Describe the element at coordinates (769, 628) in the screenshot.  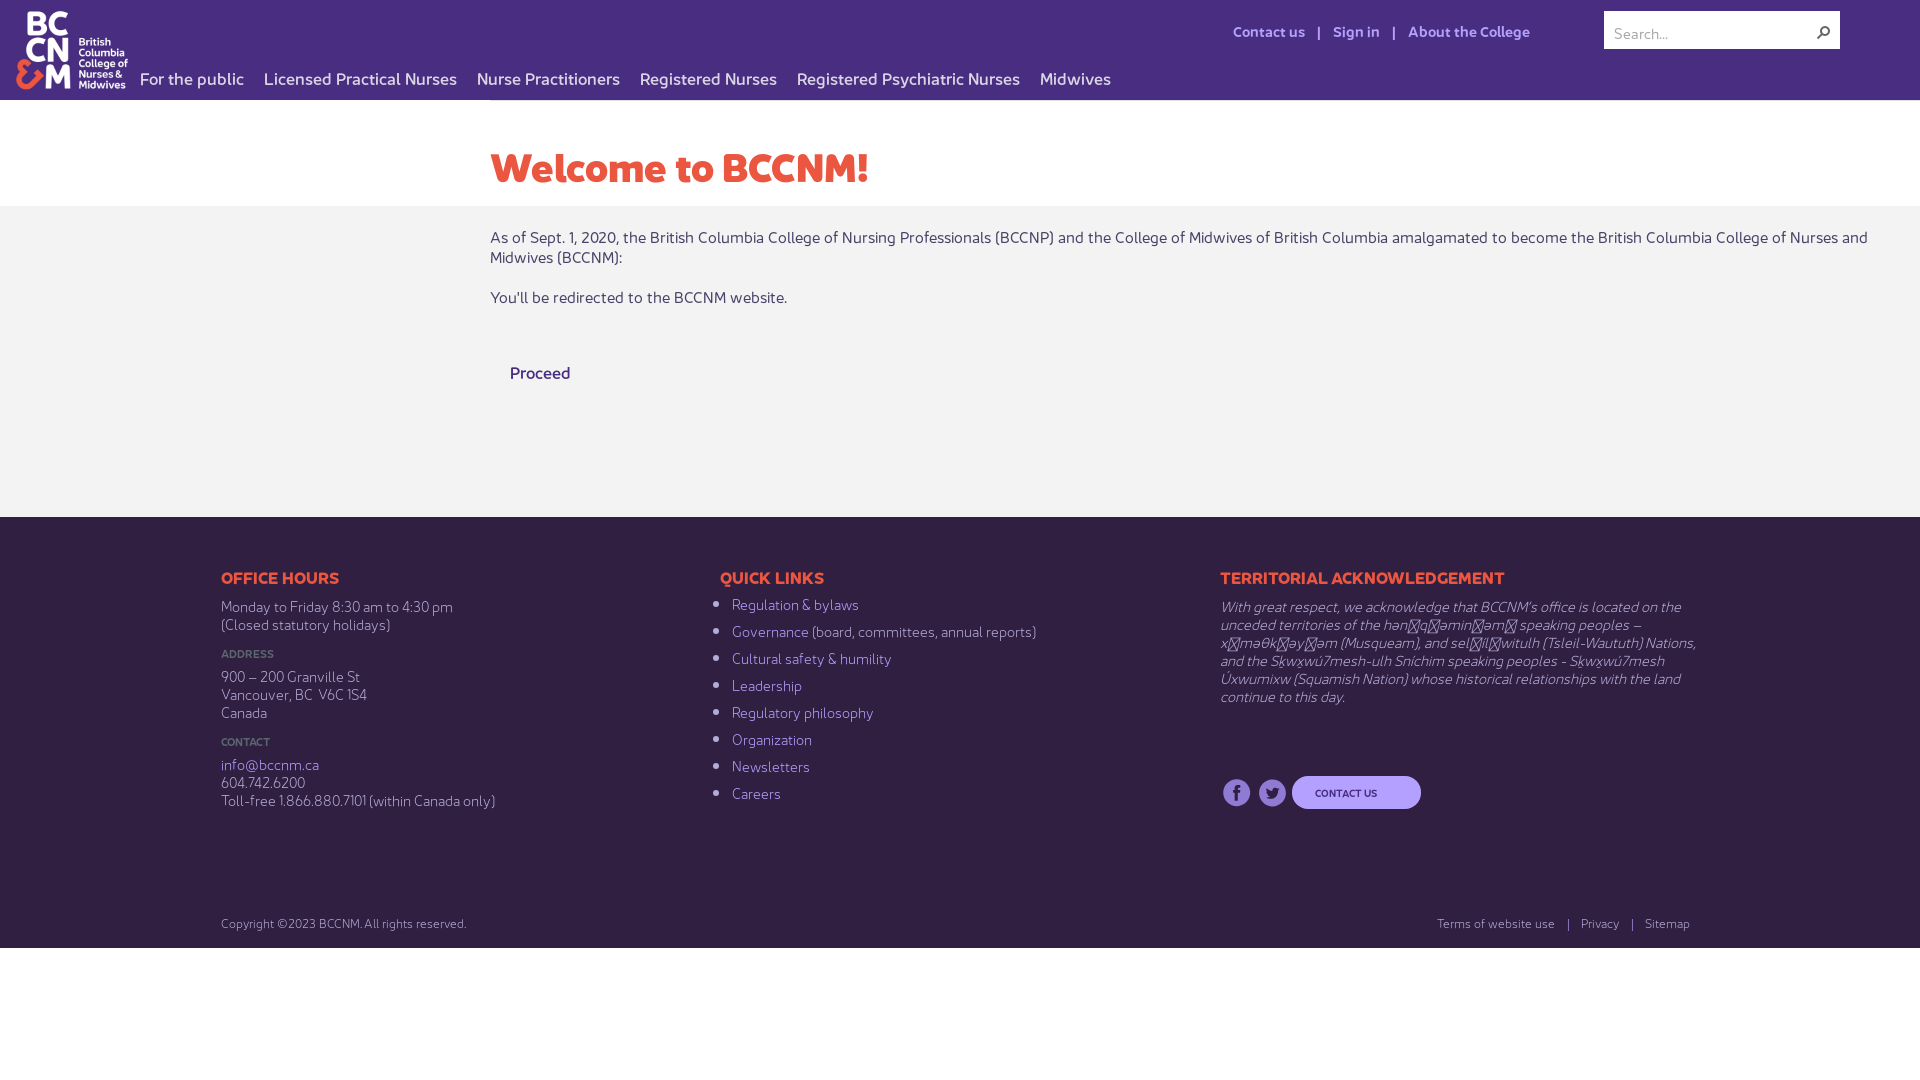
I see `'Governance'` at that location.